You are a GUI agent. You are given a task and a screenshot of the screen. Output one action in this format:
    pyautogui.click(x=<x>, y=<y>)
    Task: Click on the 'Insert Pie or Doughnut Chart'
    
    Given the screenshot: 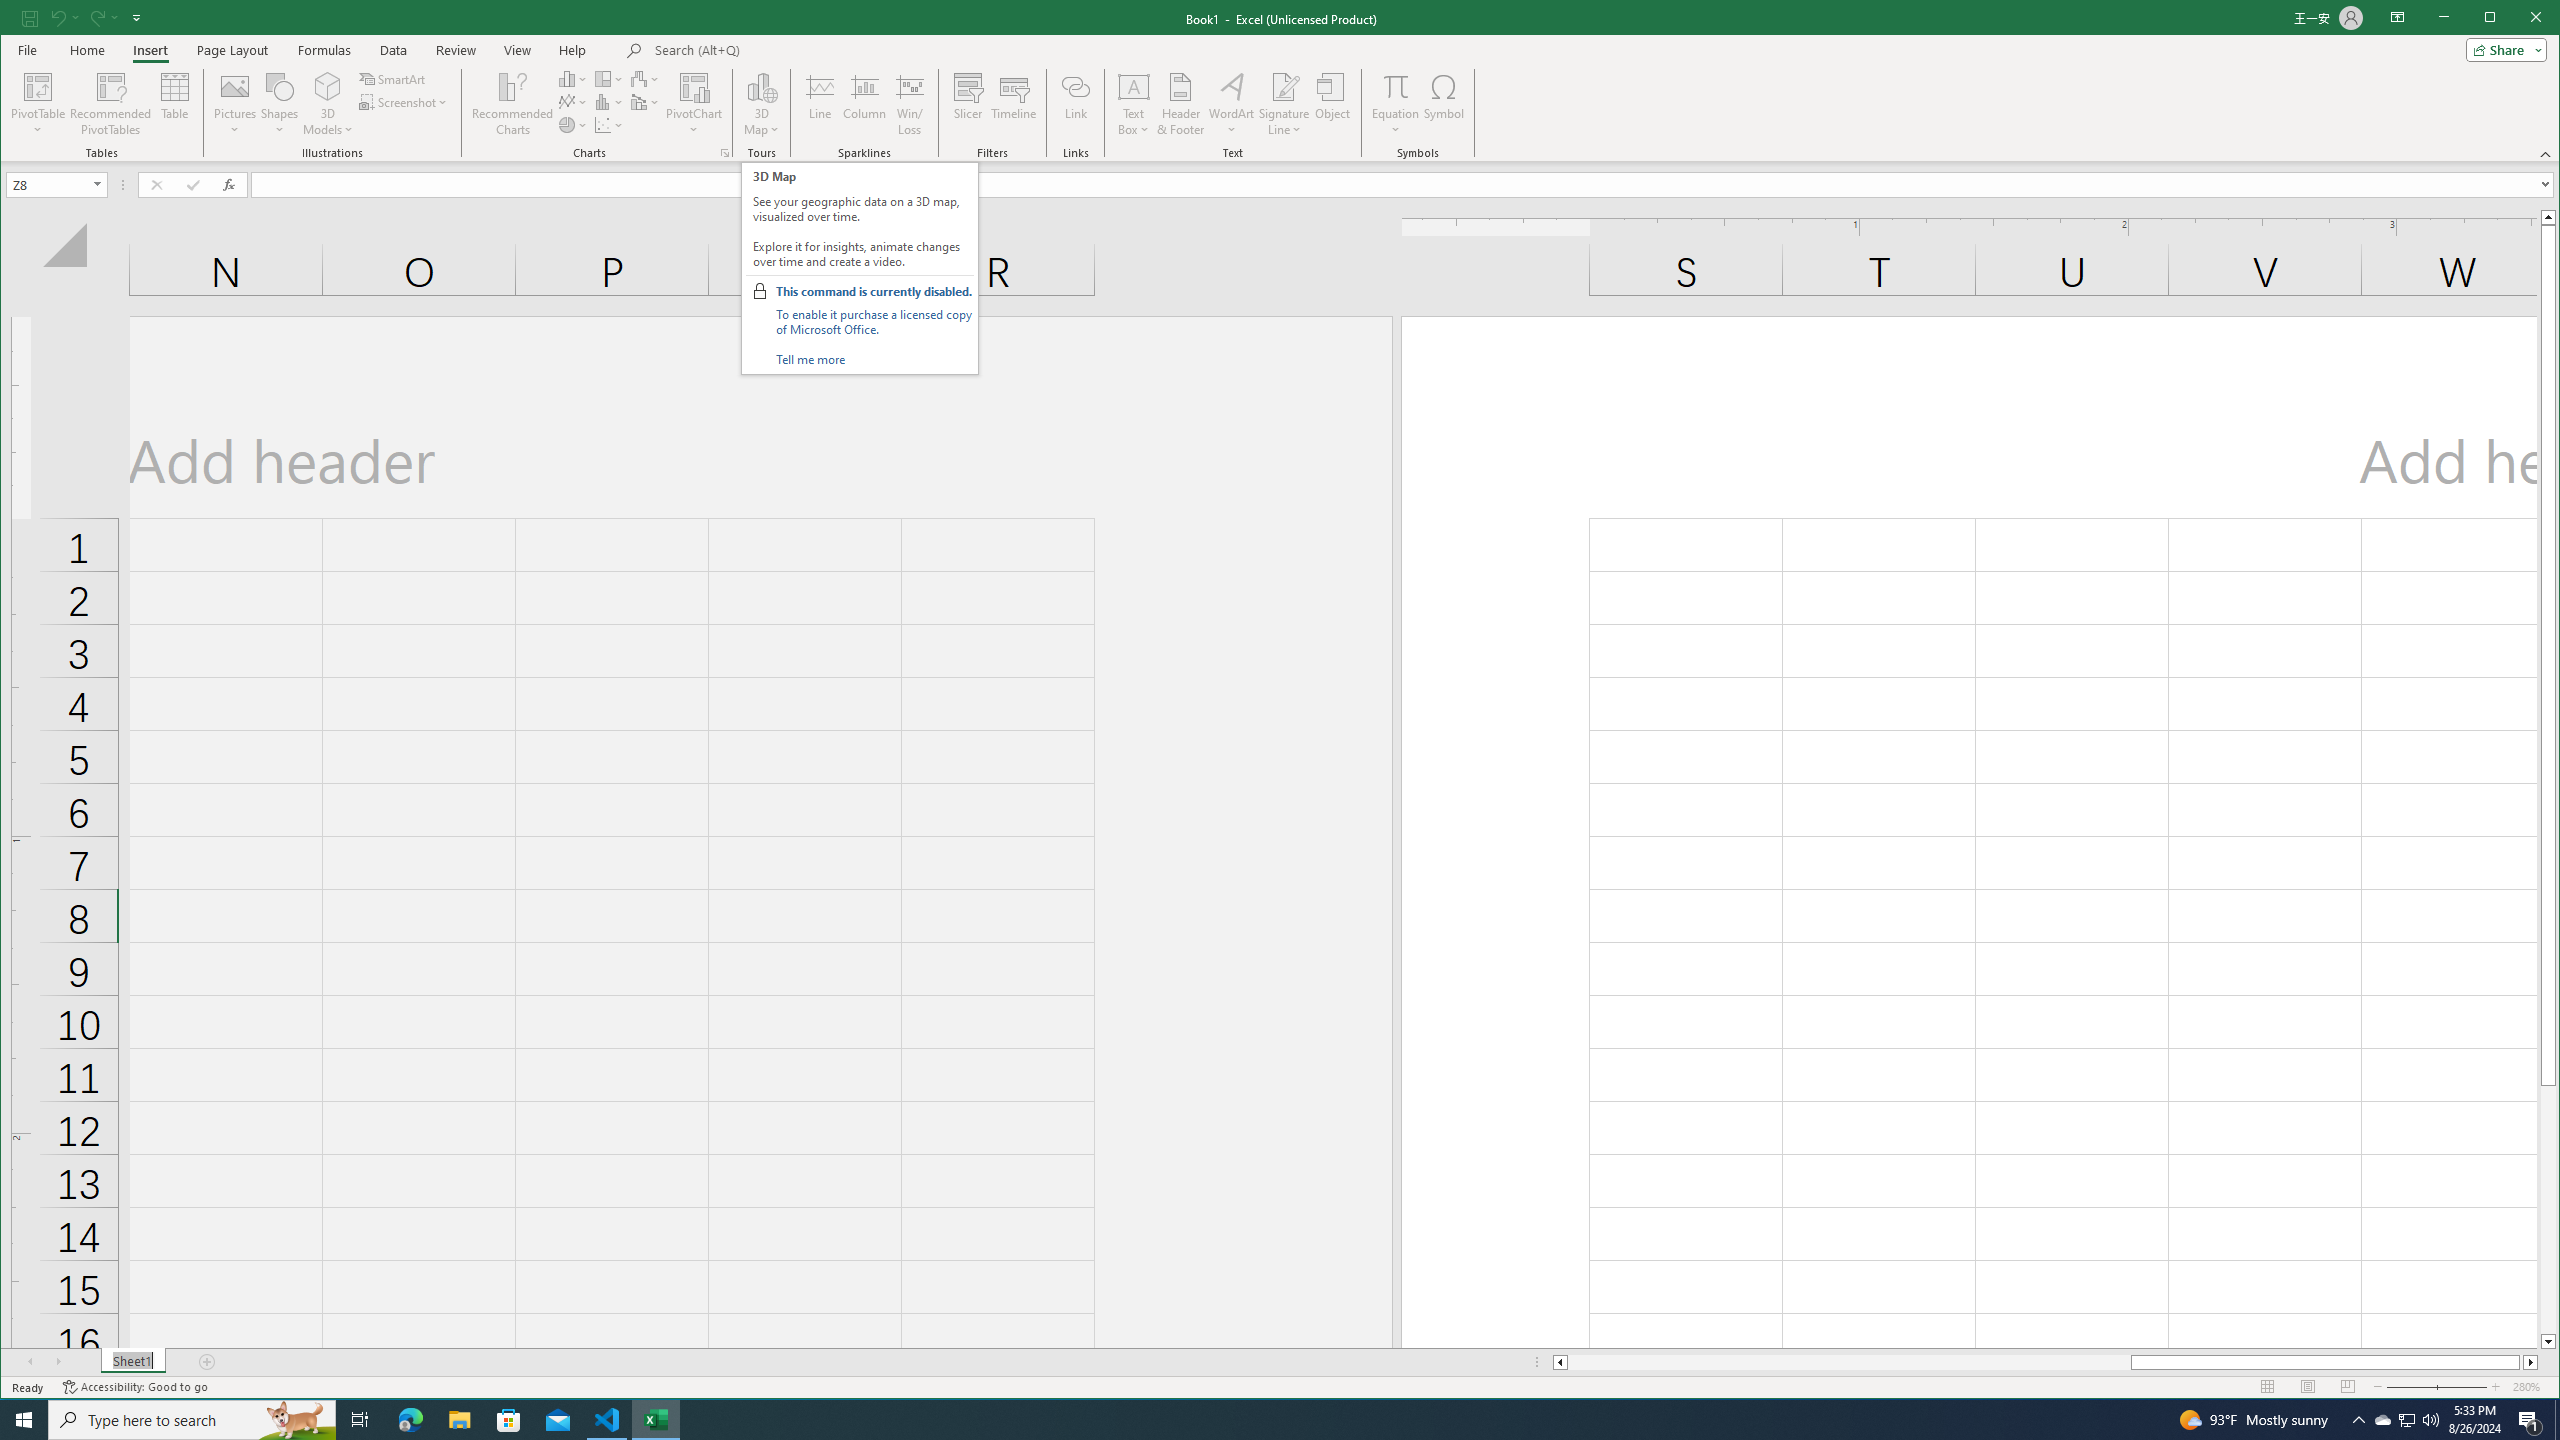 What is the action you would take?
    pyautogui.click(x=572, y=125)
    